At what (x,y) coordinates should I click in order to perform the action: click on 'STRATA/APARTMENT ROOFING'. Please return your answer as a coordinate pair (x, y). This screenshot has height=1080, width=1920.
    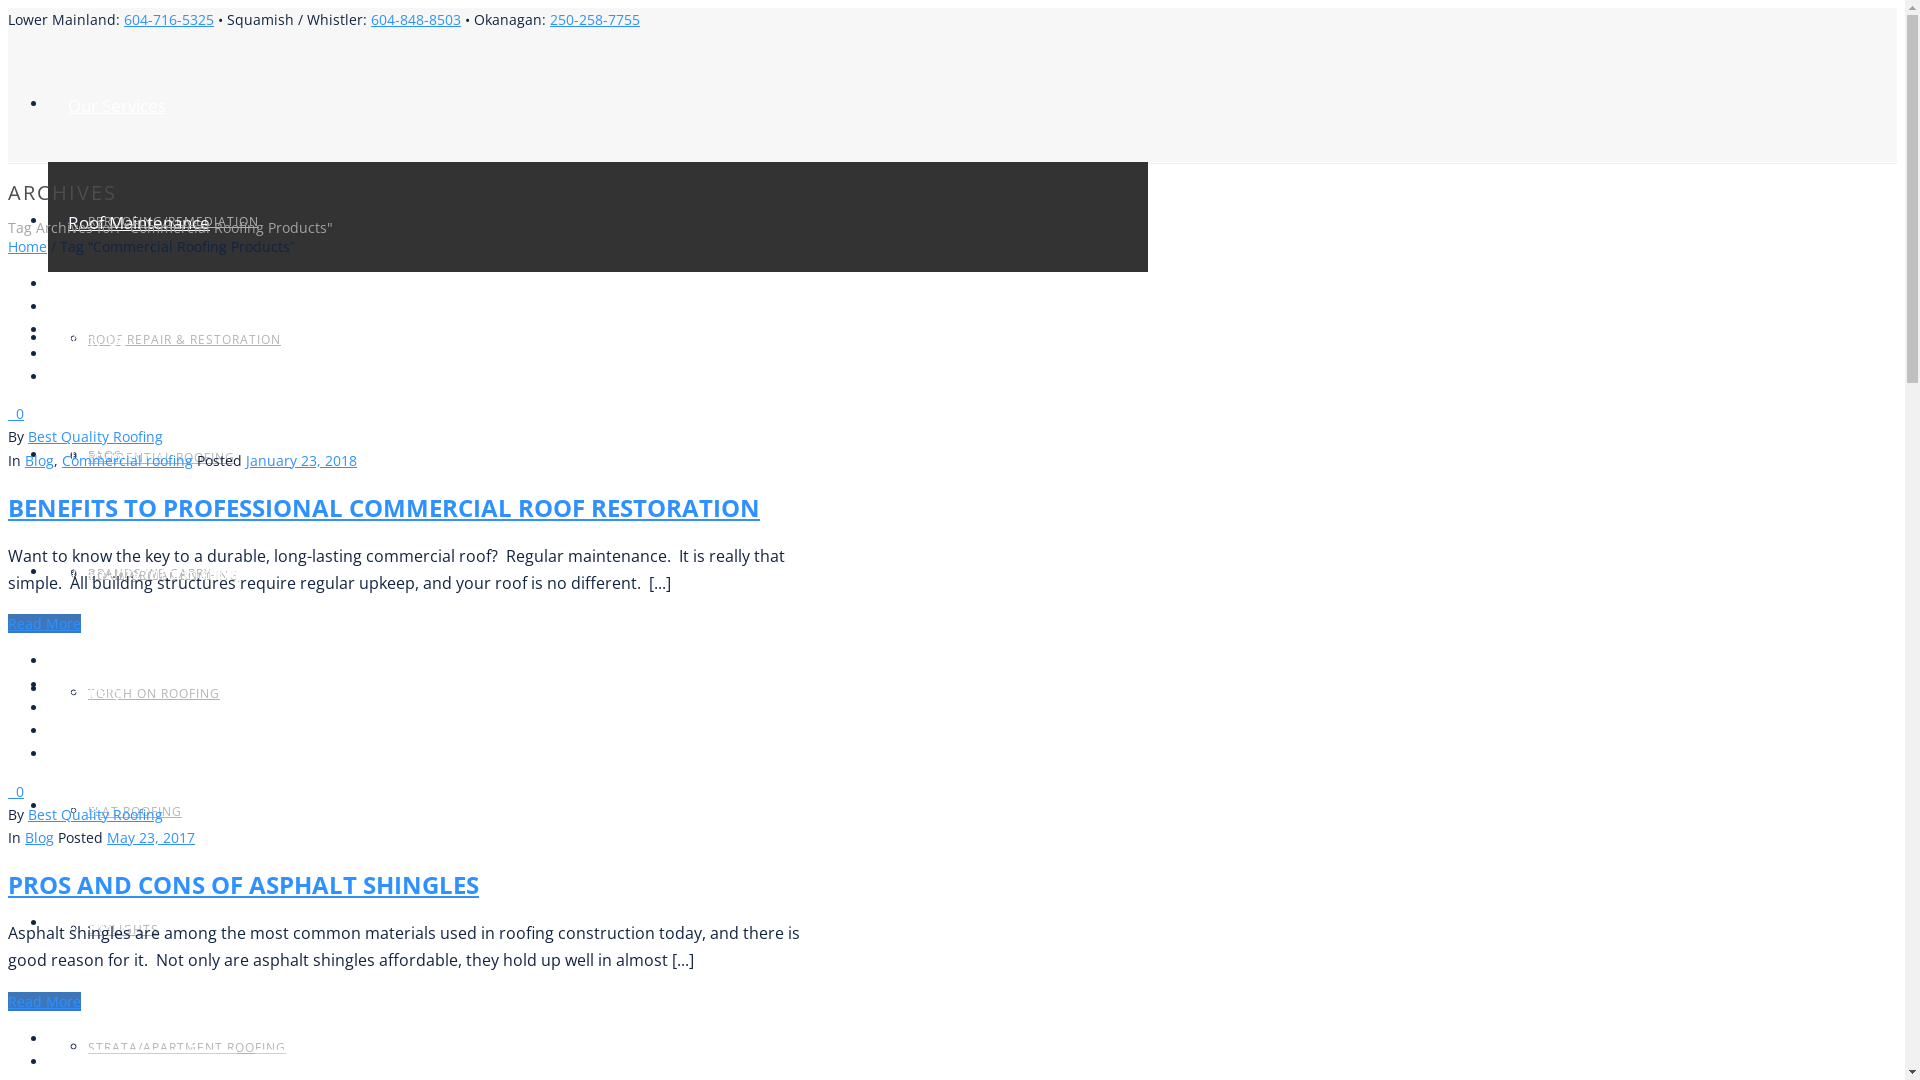
    Looking at the image, I should click on (86, 1046).